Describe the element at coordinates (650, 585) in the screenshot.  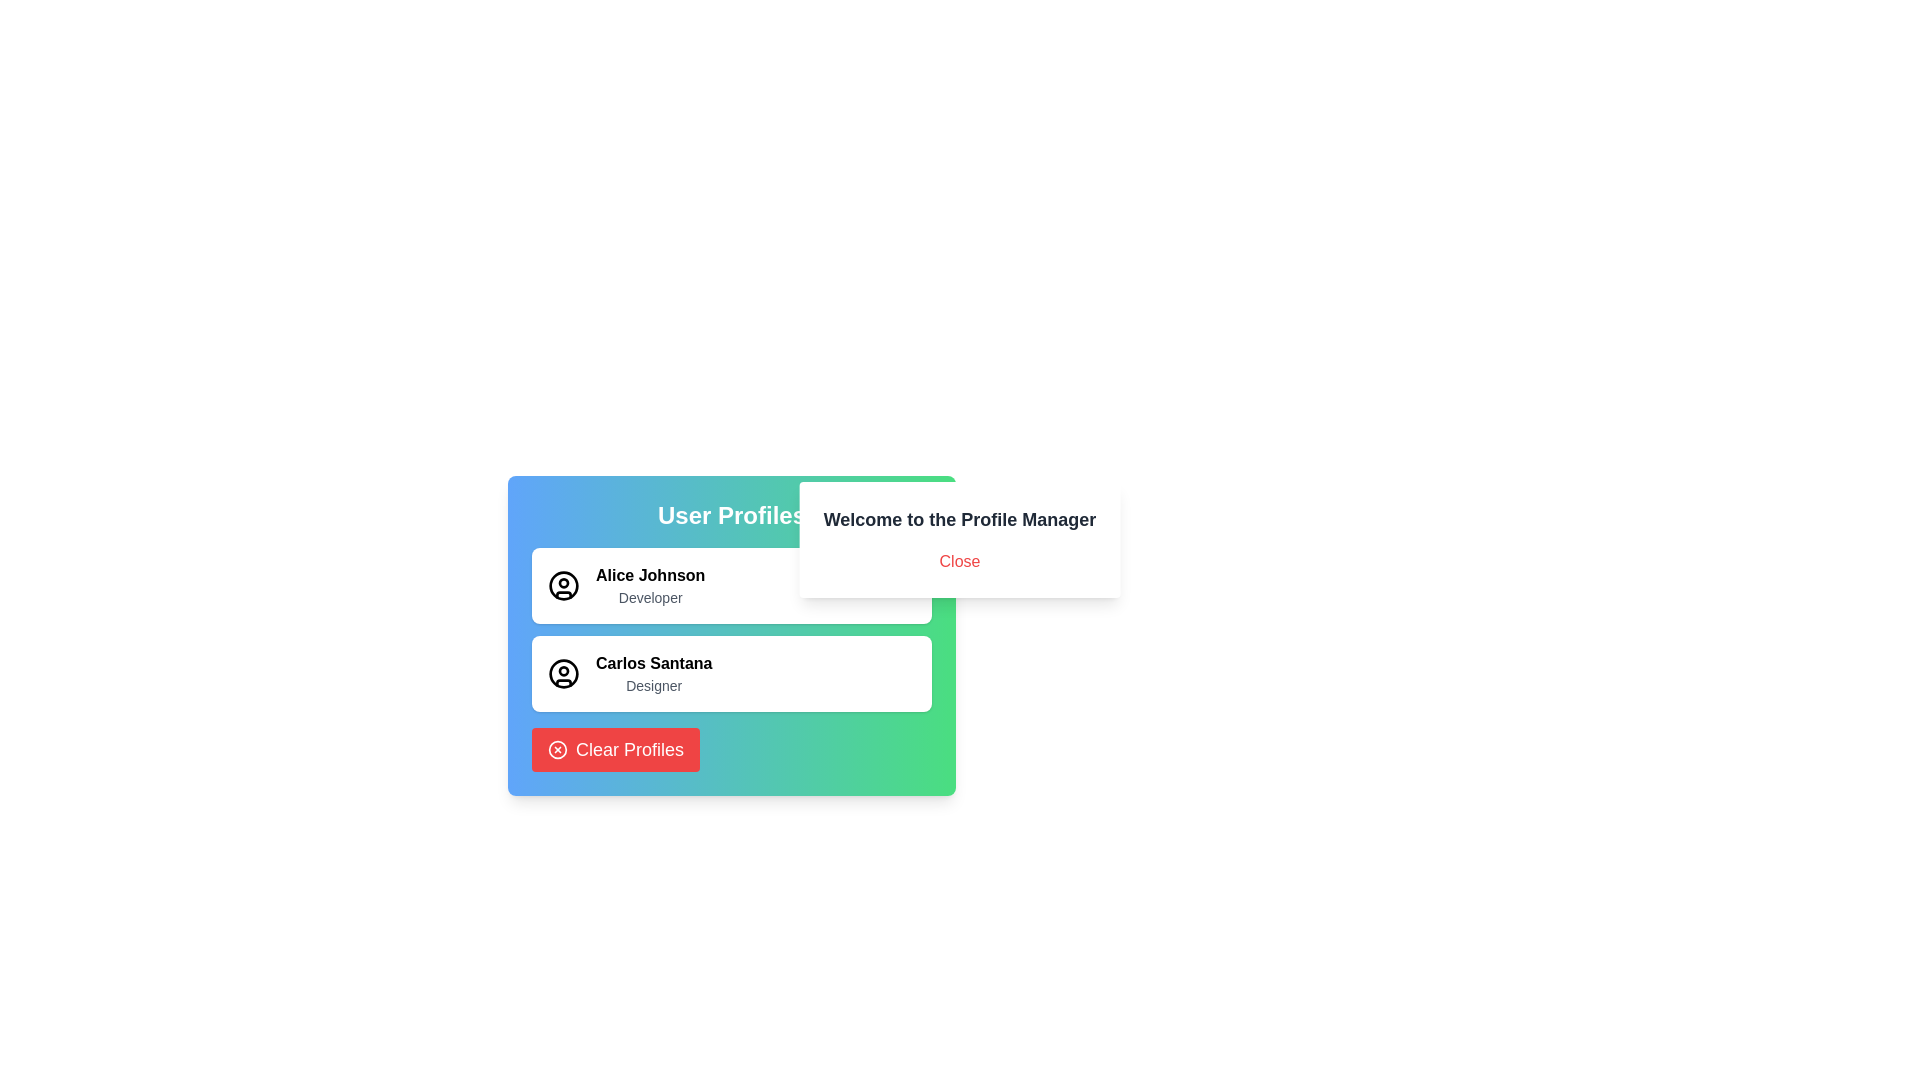
I see `the static informational text displaying 'Alice Johnson' and 'Developer' in the first user profile card of the 'User Profiles' section` at that location.